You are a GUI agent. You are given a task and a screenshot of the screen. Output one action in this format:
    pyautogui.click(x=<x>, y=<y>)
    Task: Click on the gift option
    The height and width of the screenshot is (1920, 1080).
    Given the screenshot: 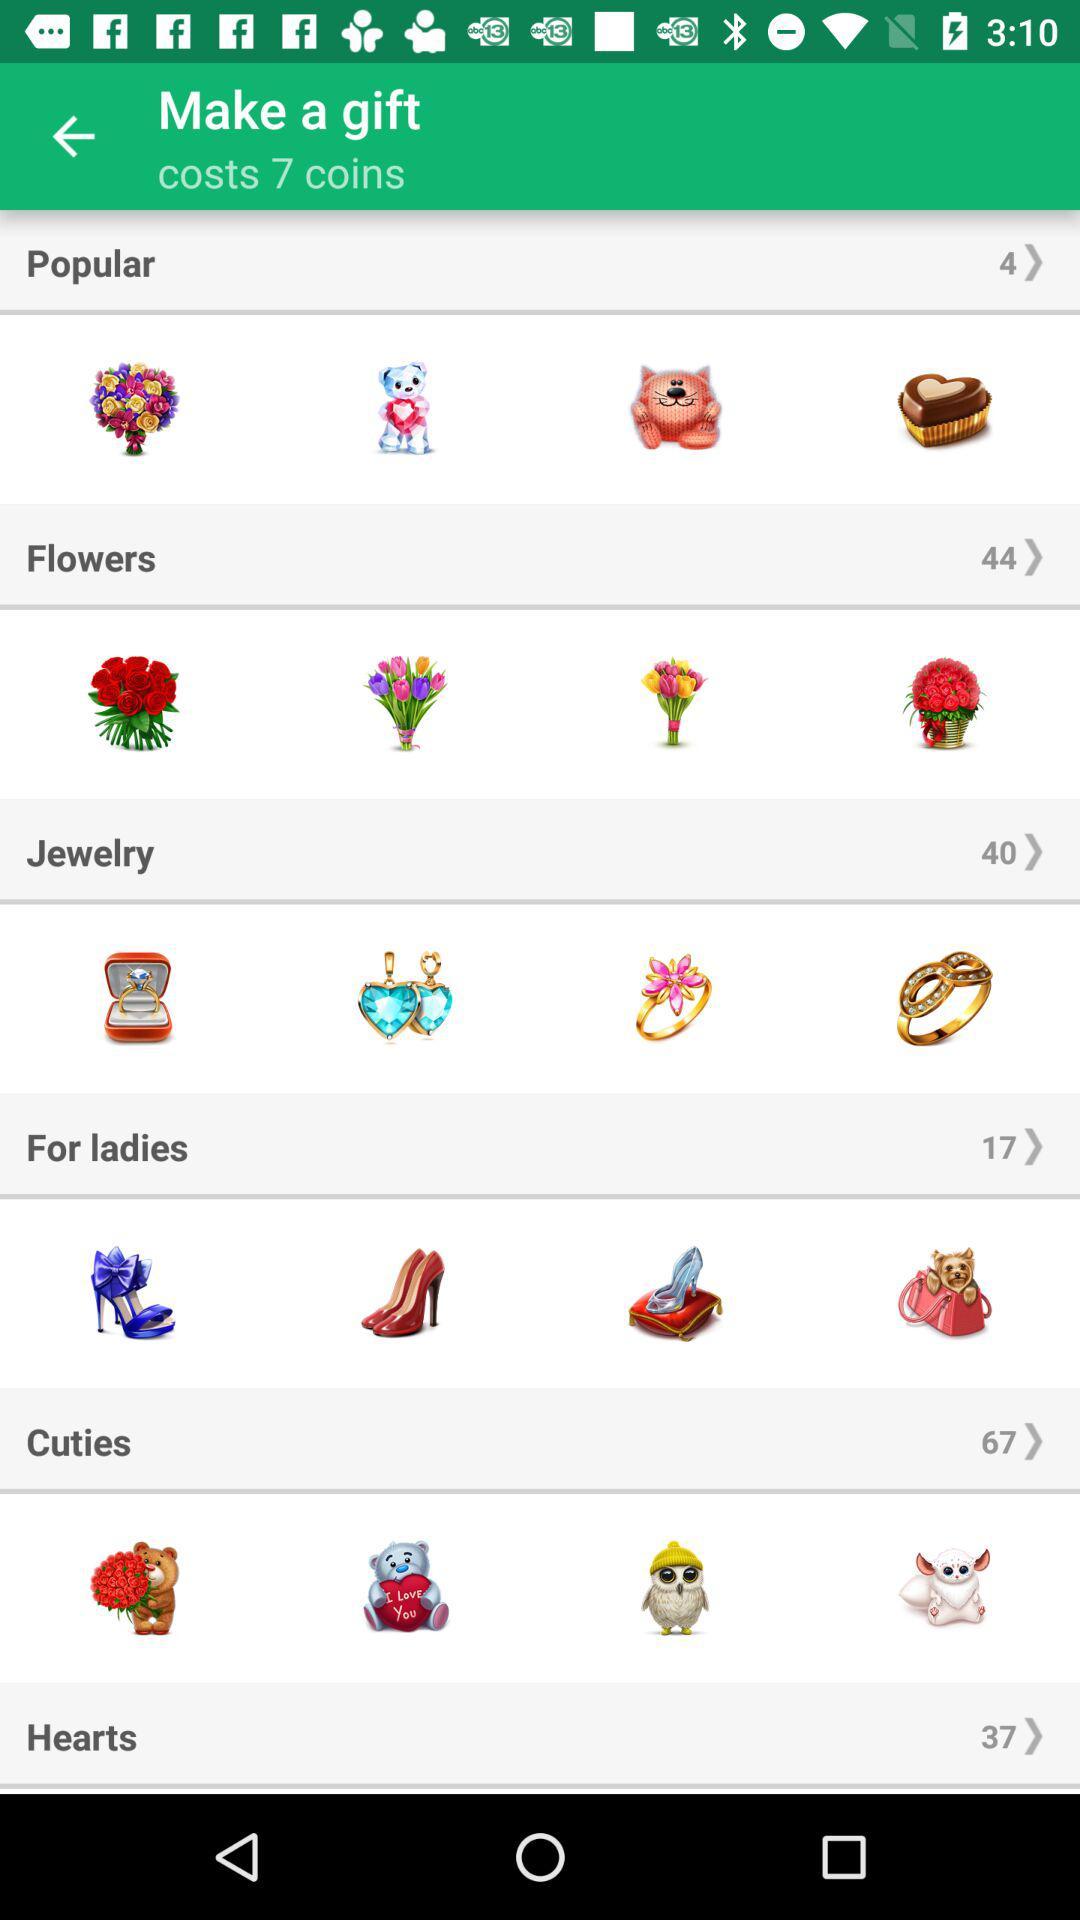 What is the action you would take?
    pyautogui.click(x=945, y=408)
    